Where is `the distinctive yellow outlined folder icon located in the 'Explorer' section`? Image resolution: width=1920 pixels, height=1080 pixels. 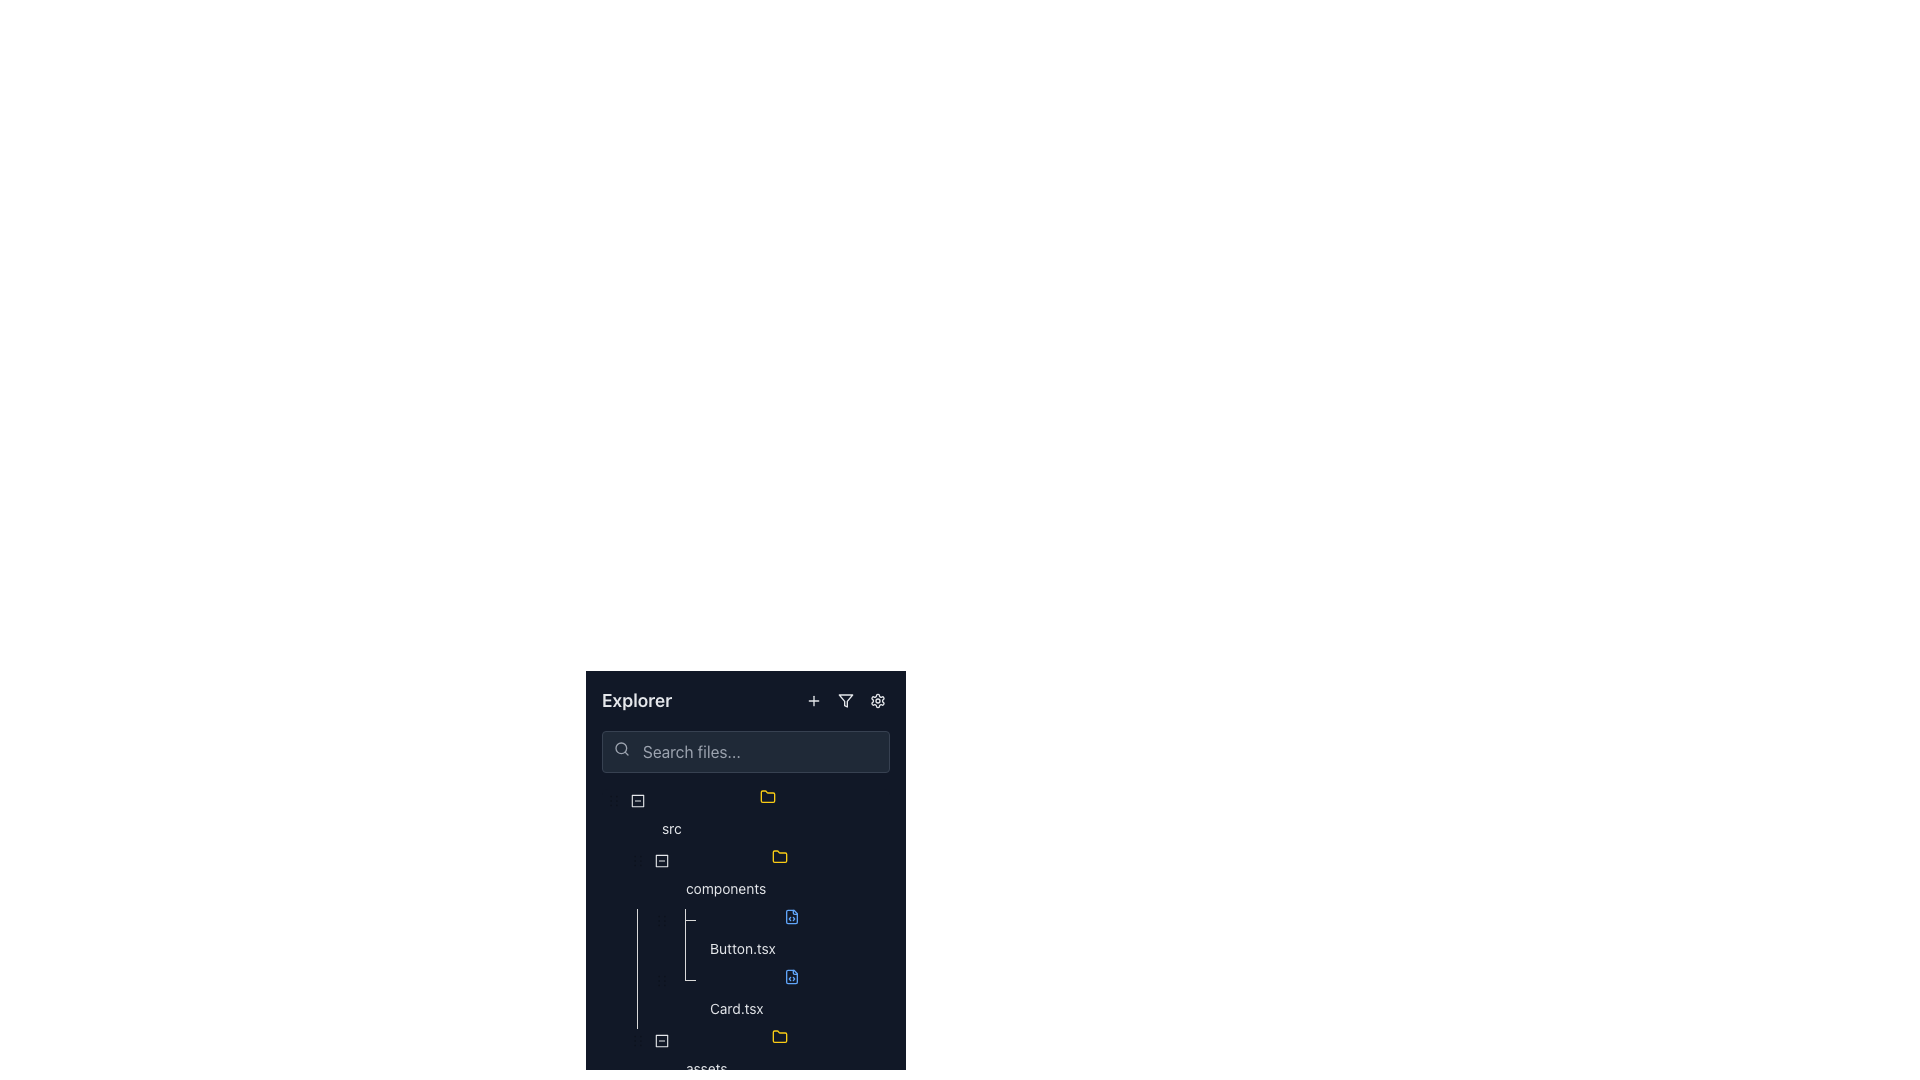
the distinctive yellow outlined folder icon located in the 'Explorer' section is located at coordinates (767, 796).